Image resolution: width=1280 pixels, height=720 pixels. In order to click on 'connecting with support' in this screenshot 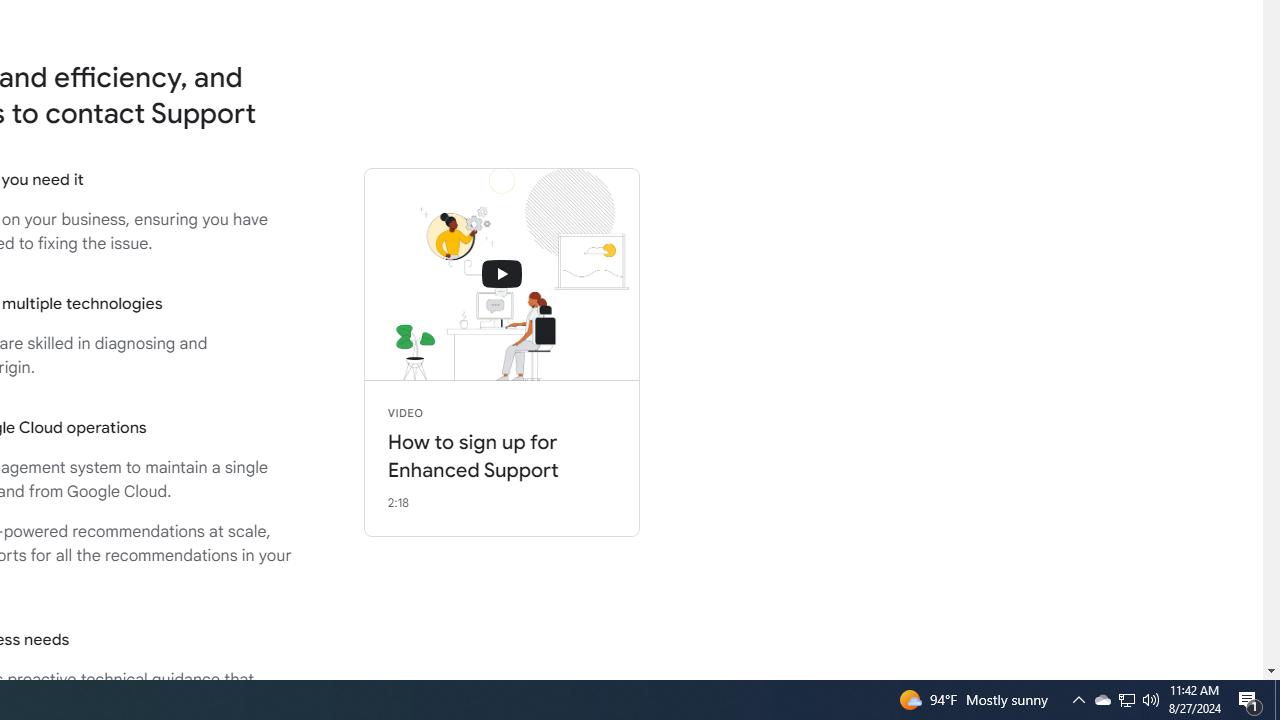, I will do `click(501, 274)`.